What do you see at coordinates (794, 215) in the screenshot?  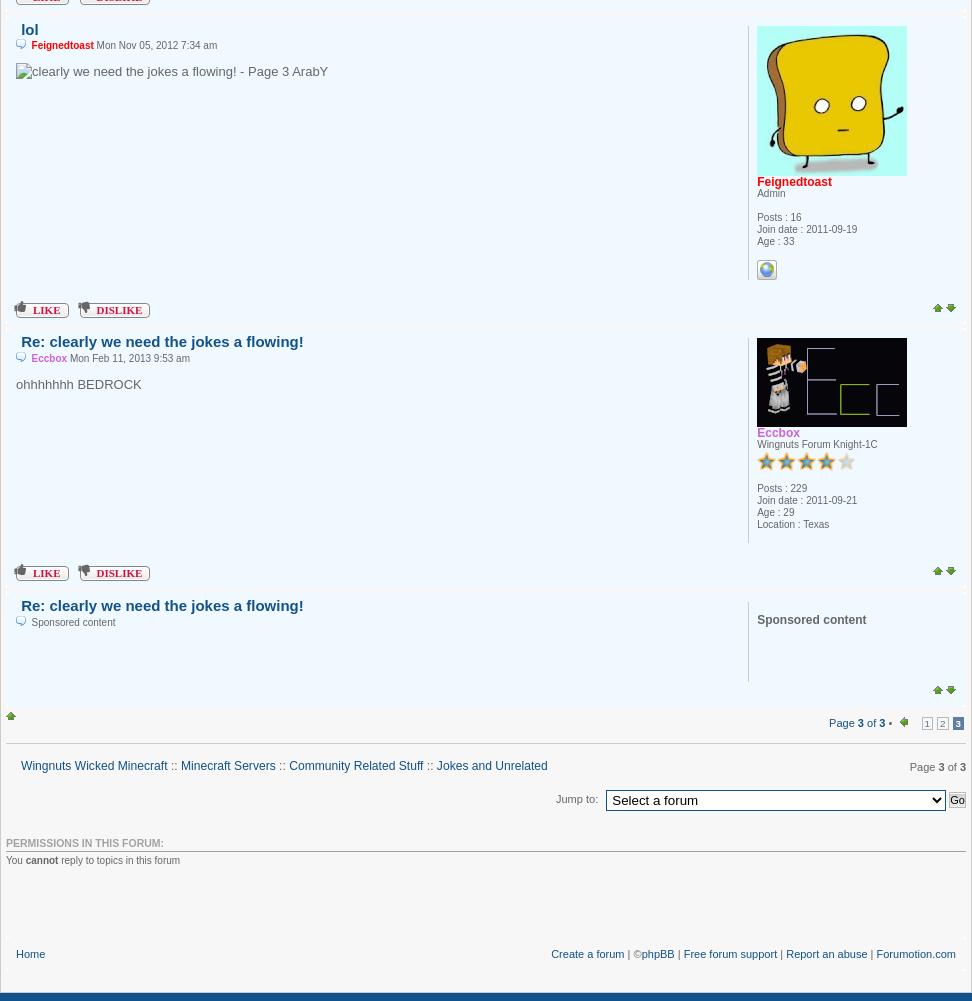 I see `'16'` at bounding box center [794, 215].